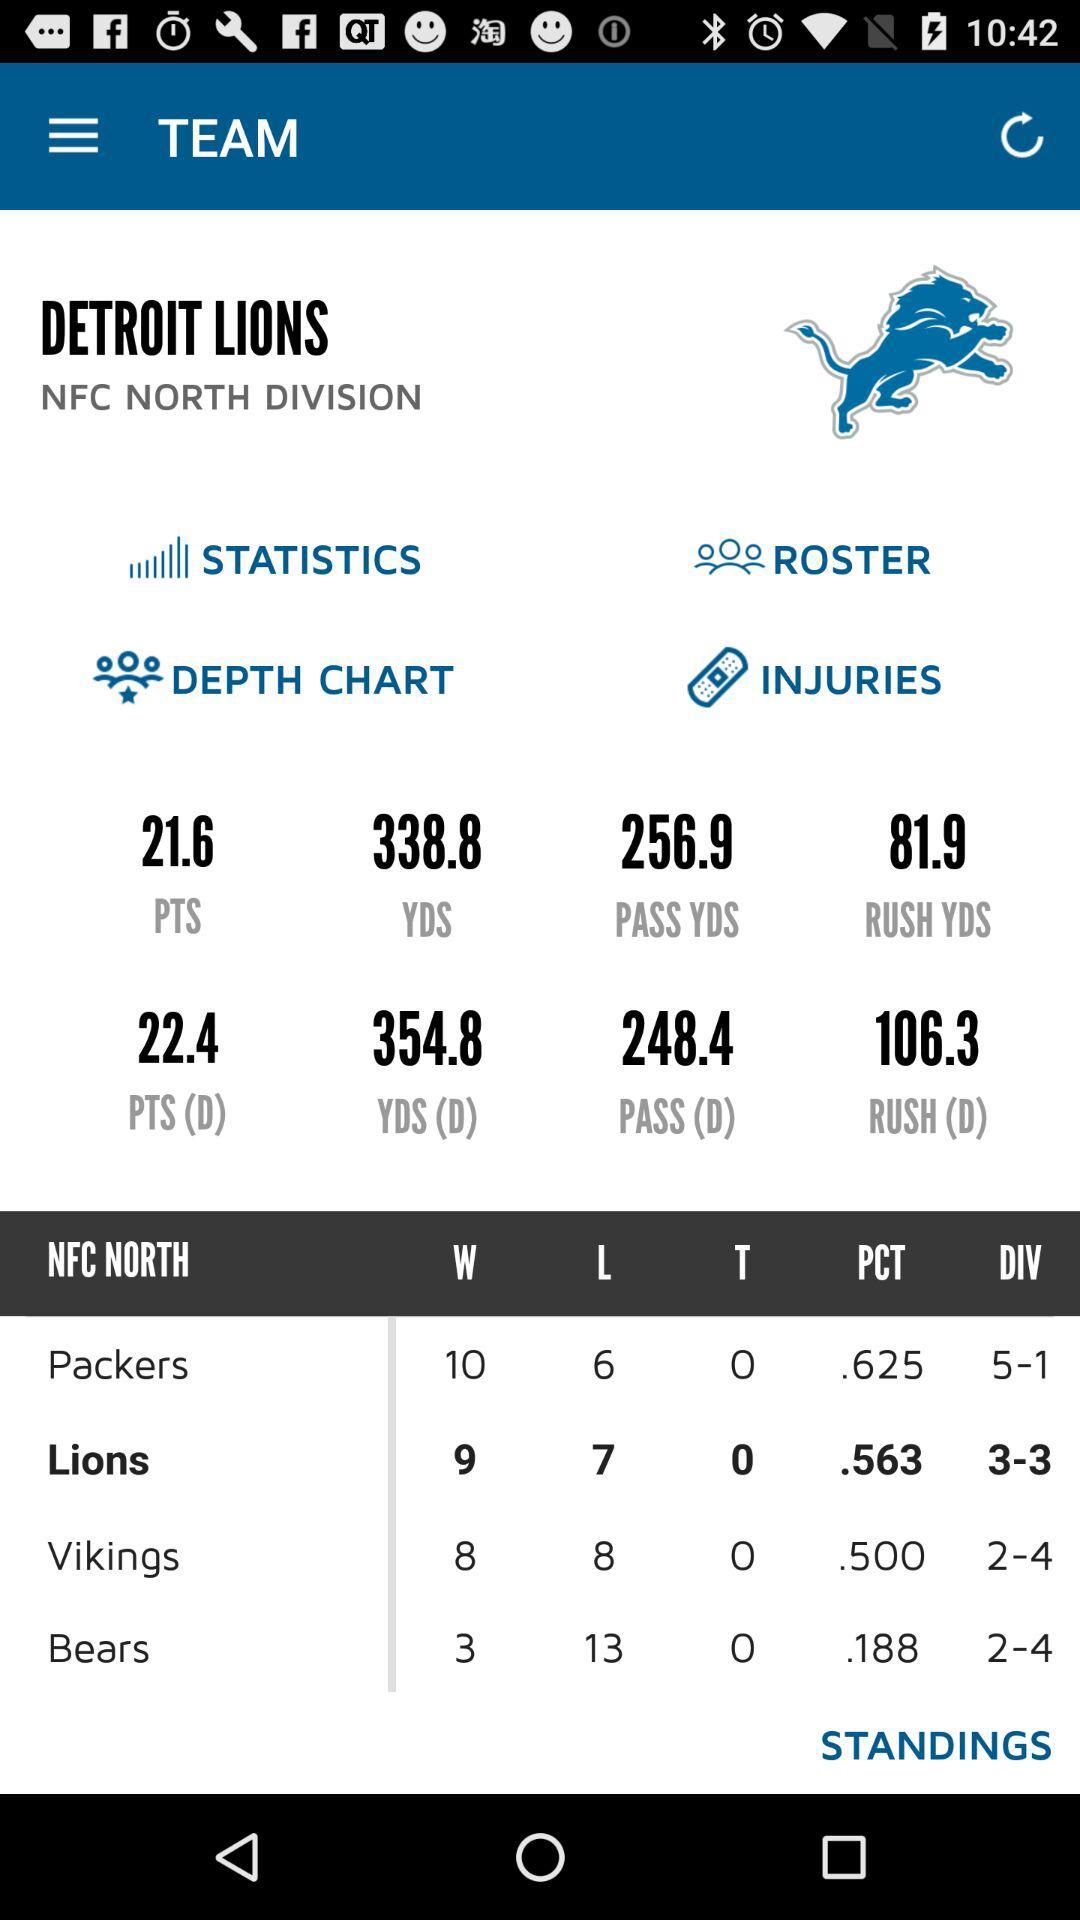  What do you see at coordinates (1002, 1262) in the screenshot?
I see `icon above .625` at bounding box center [1002, 1262].